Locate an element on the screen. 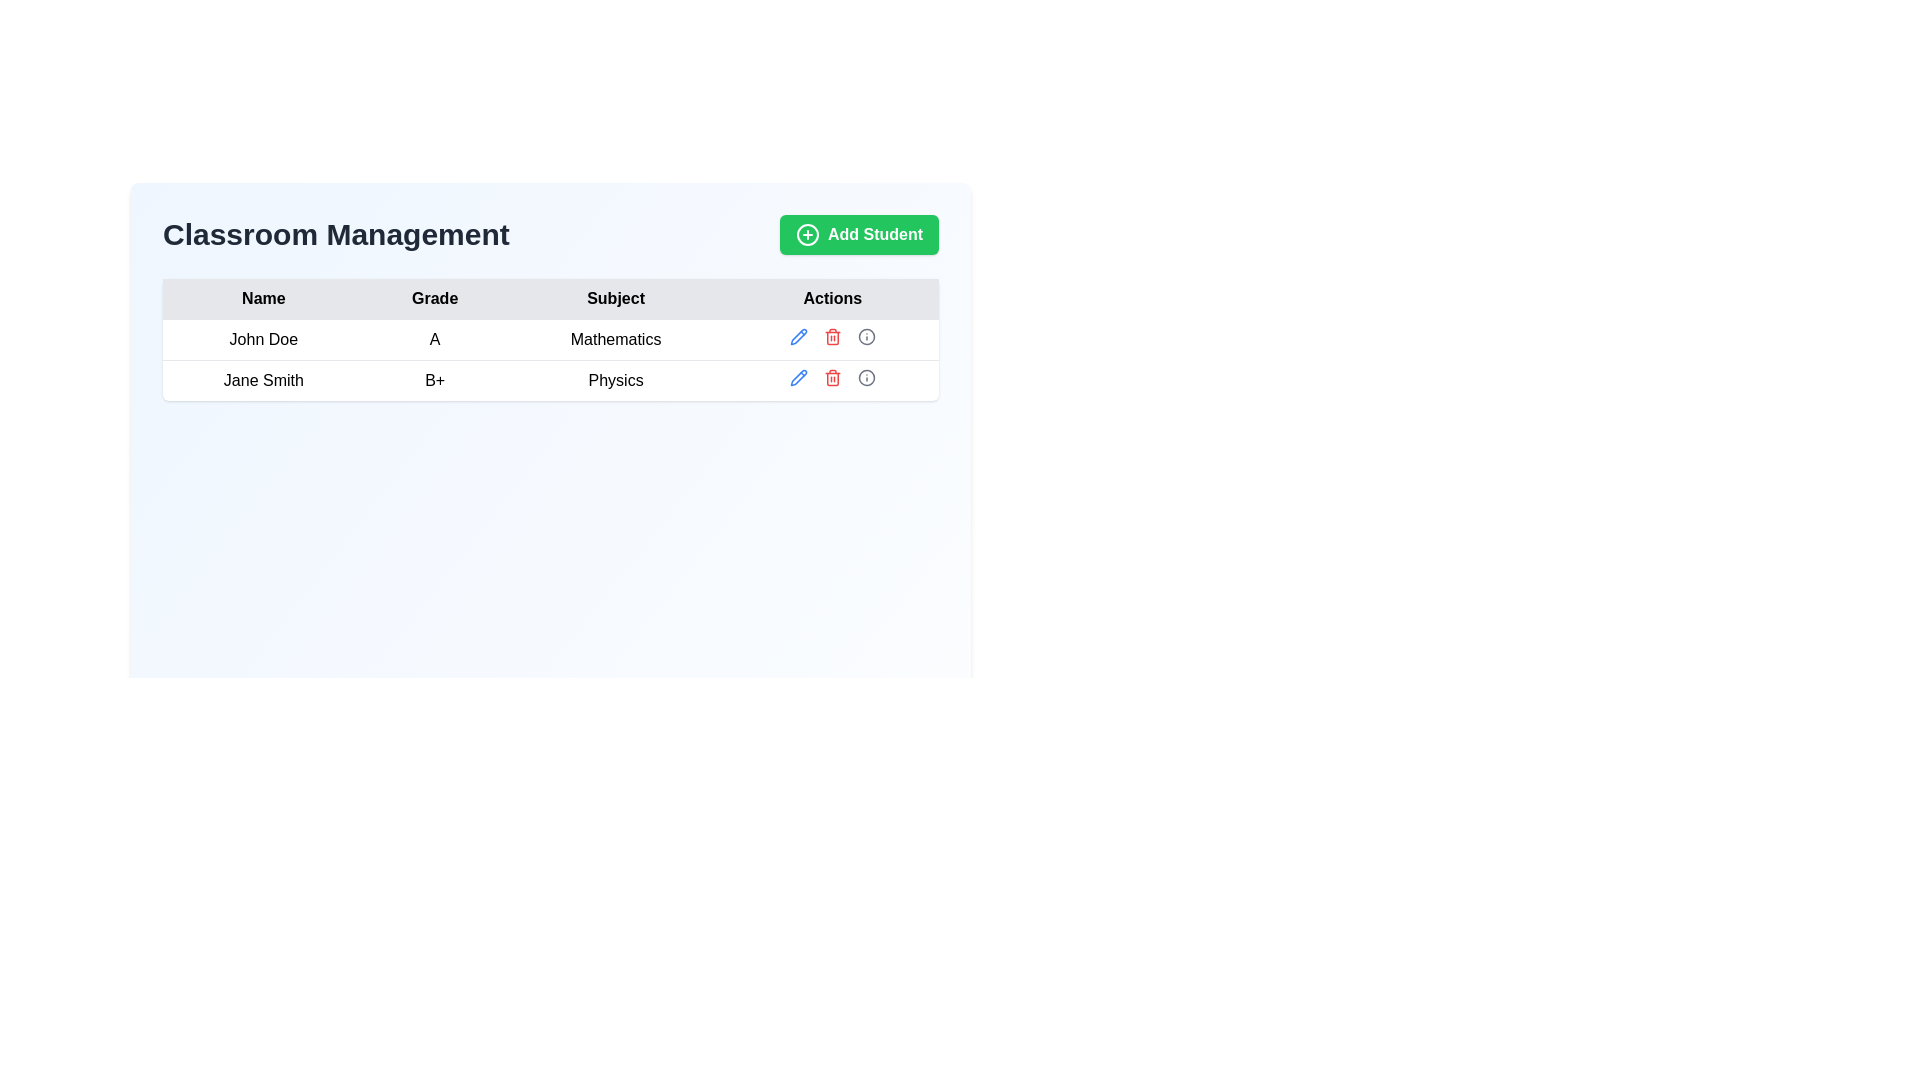 The image size is (1920, 1080). the delete icon button located in the 'Actions' column of the second row of the table is located at coordinates (832, 378).